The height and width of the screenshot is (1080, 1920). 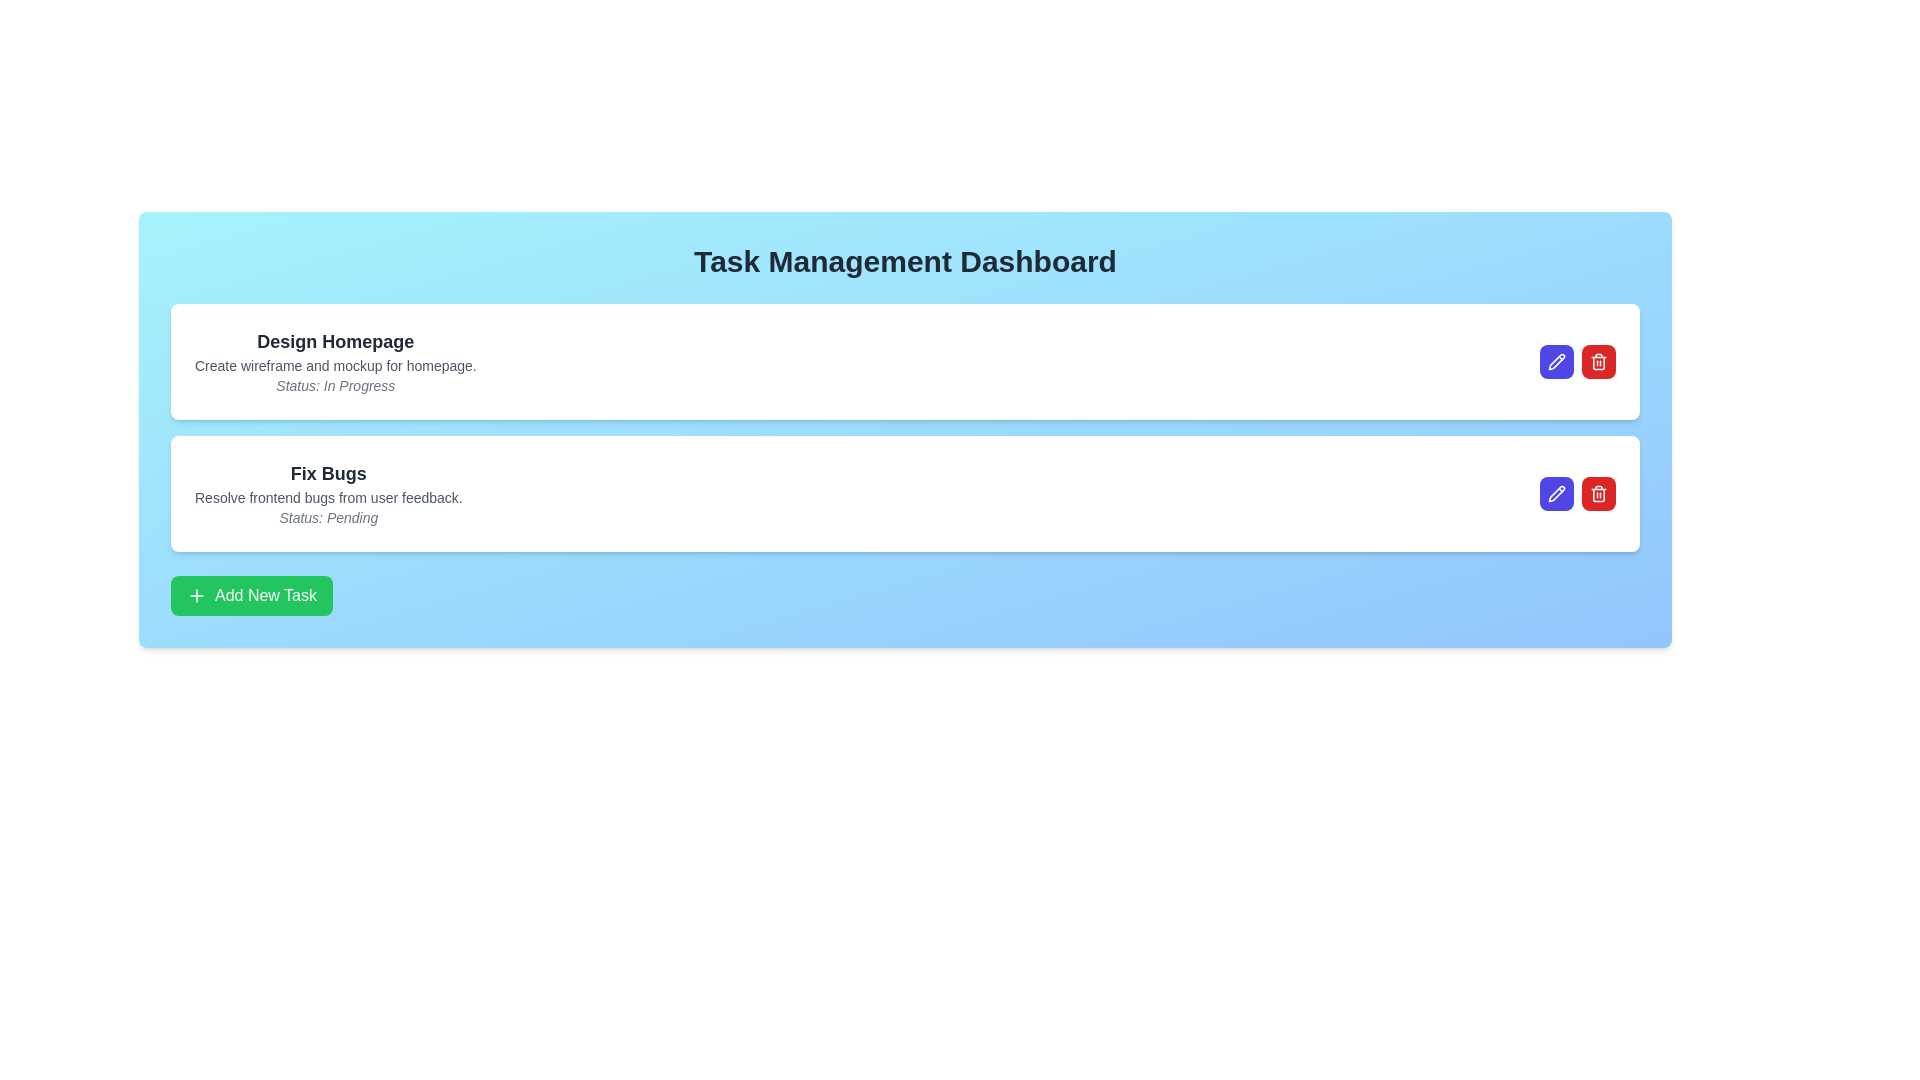 What do you see at coordinates (250, 595) in the screenshot?
I see `the rectangular green button labeled 'Add New Task' to observe the hover effect, which darkens the button slightly` at bounding box center [250, 595].